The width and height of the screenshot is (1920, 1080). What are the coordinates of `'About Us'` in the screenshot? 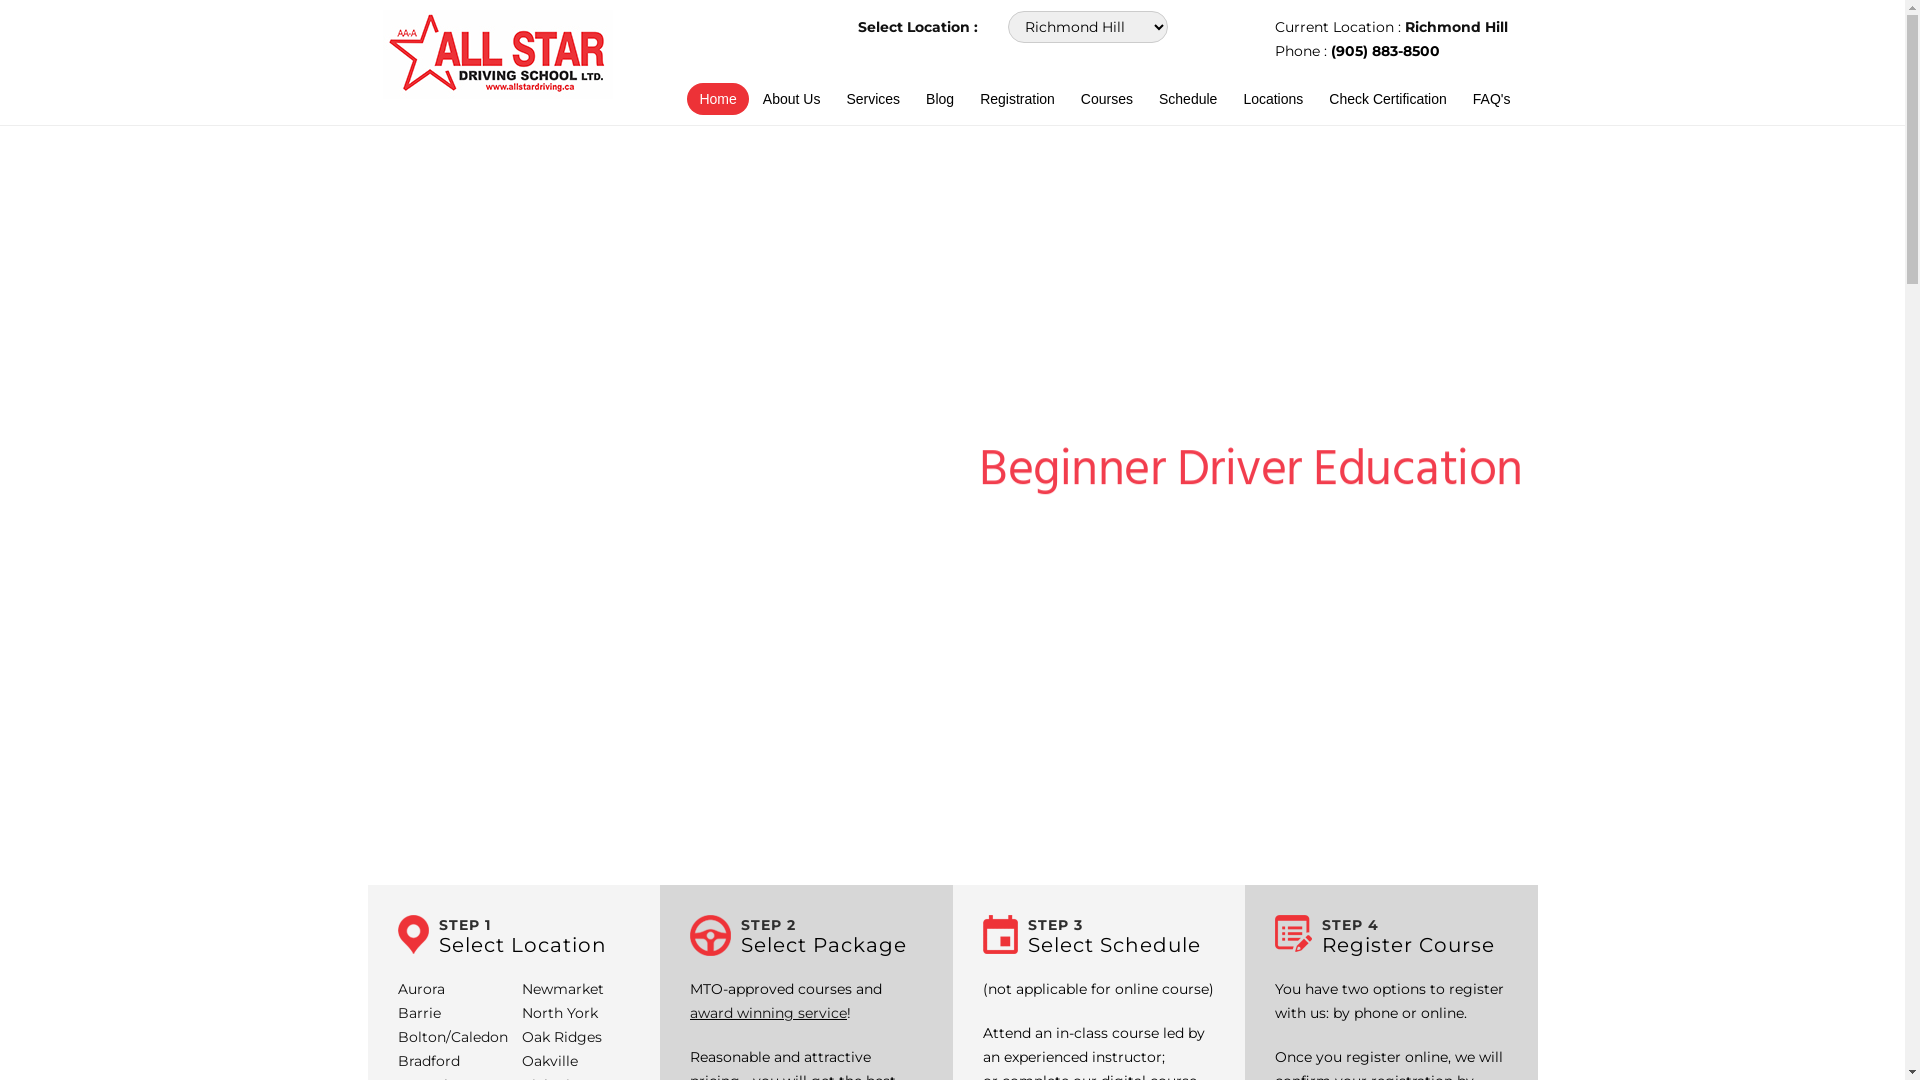 It's located at (791, 99).